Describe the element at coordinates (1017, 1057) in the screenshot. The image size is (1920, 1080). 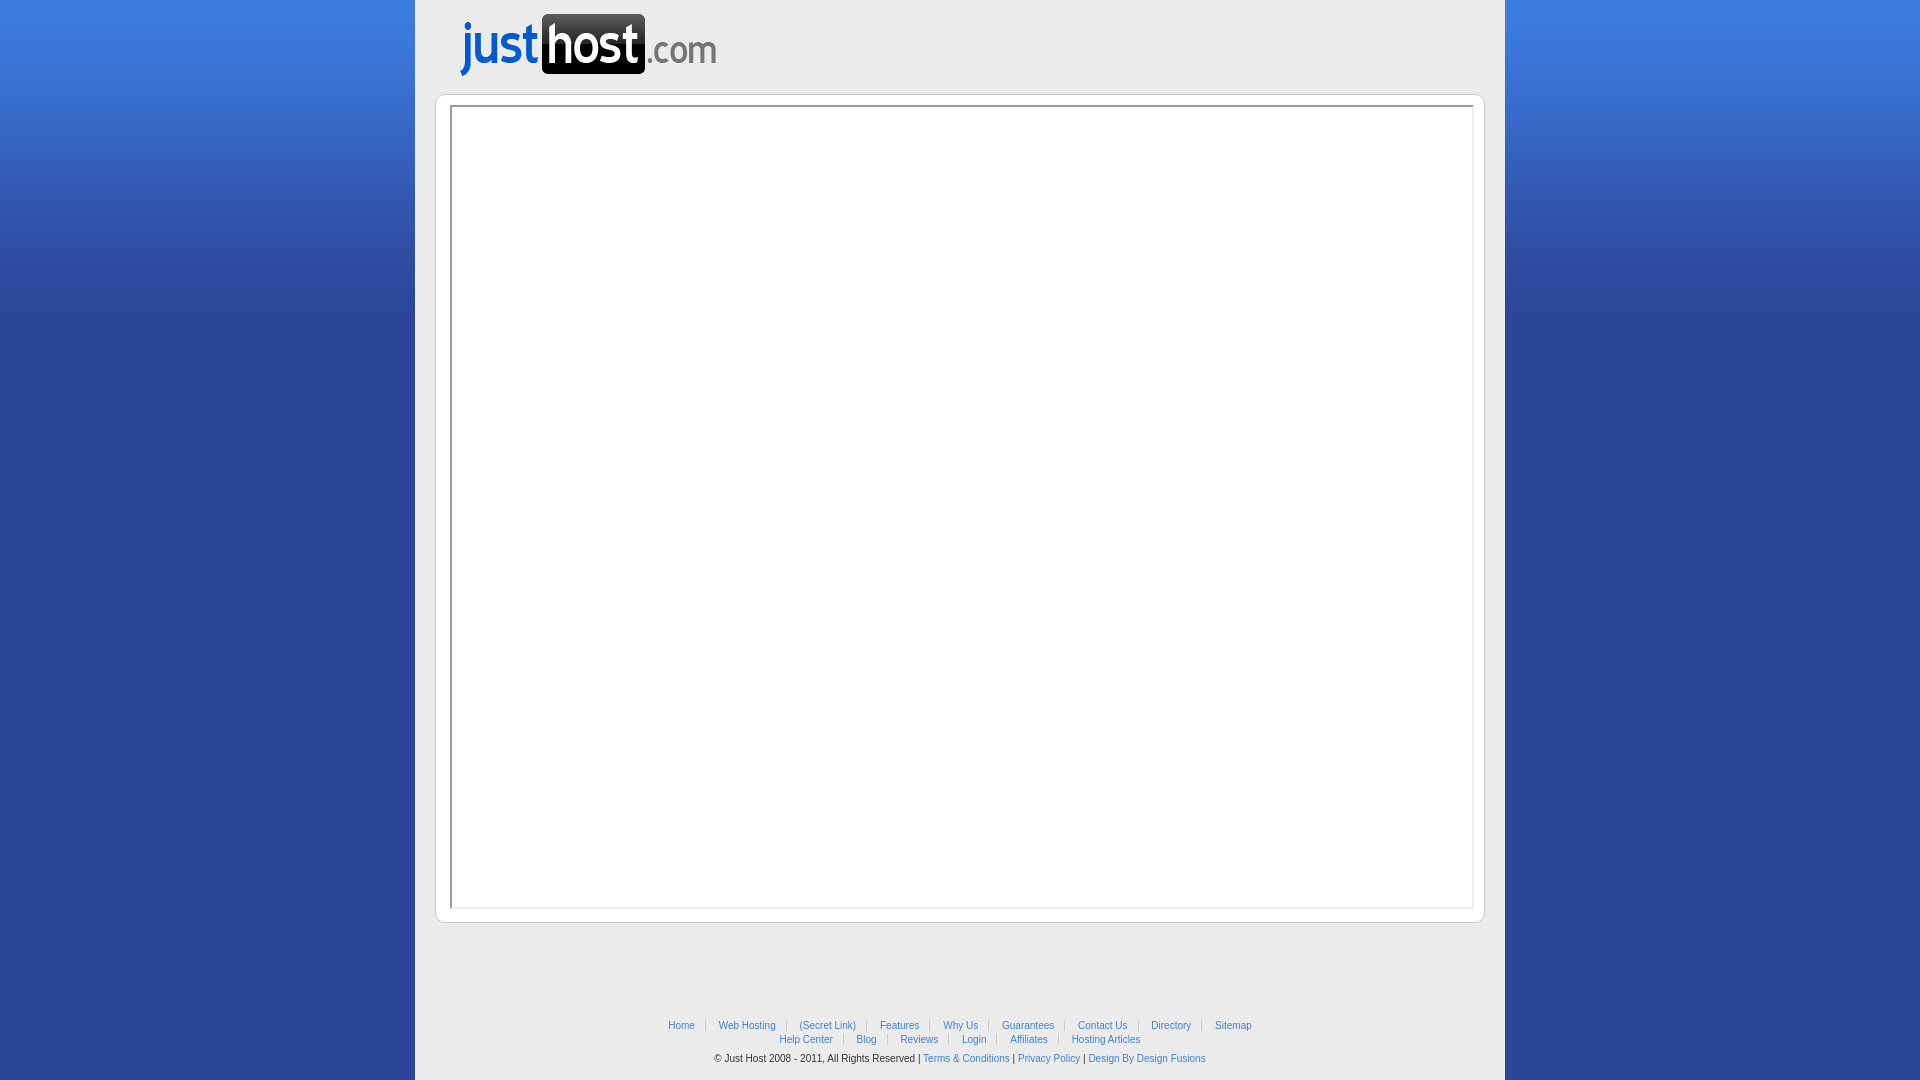
I see `'Privacy Policy'` at that location.